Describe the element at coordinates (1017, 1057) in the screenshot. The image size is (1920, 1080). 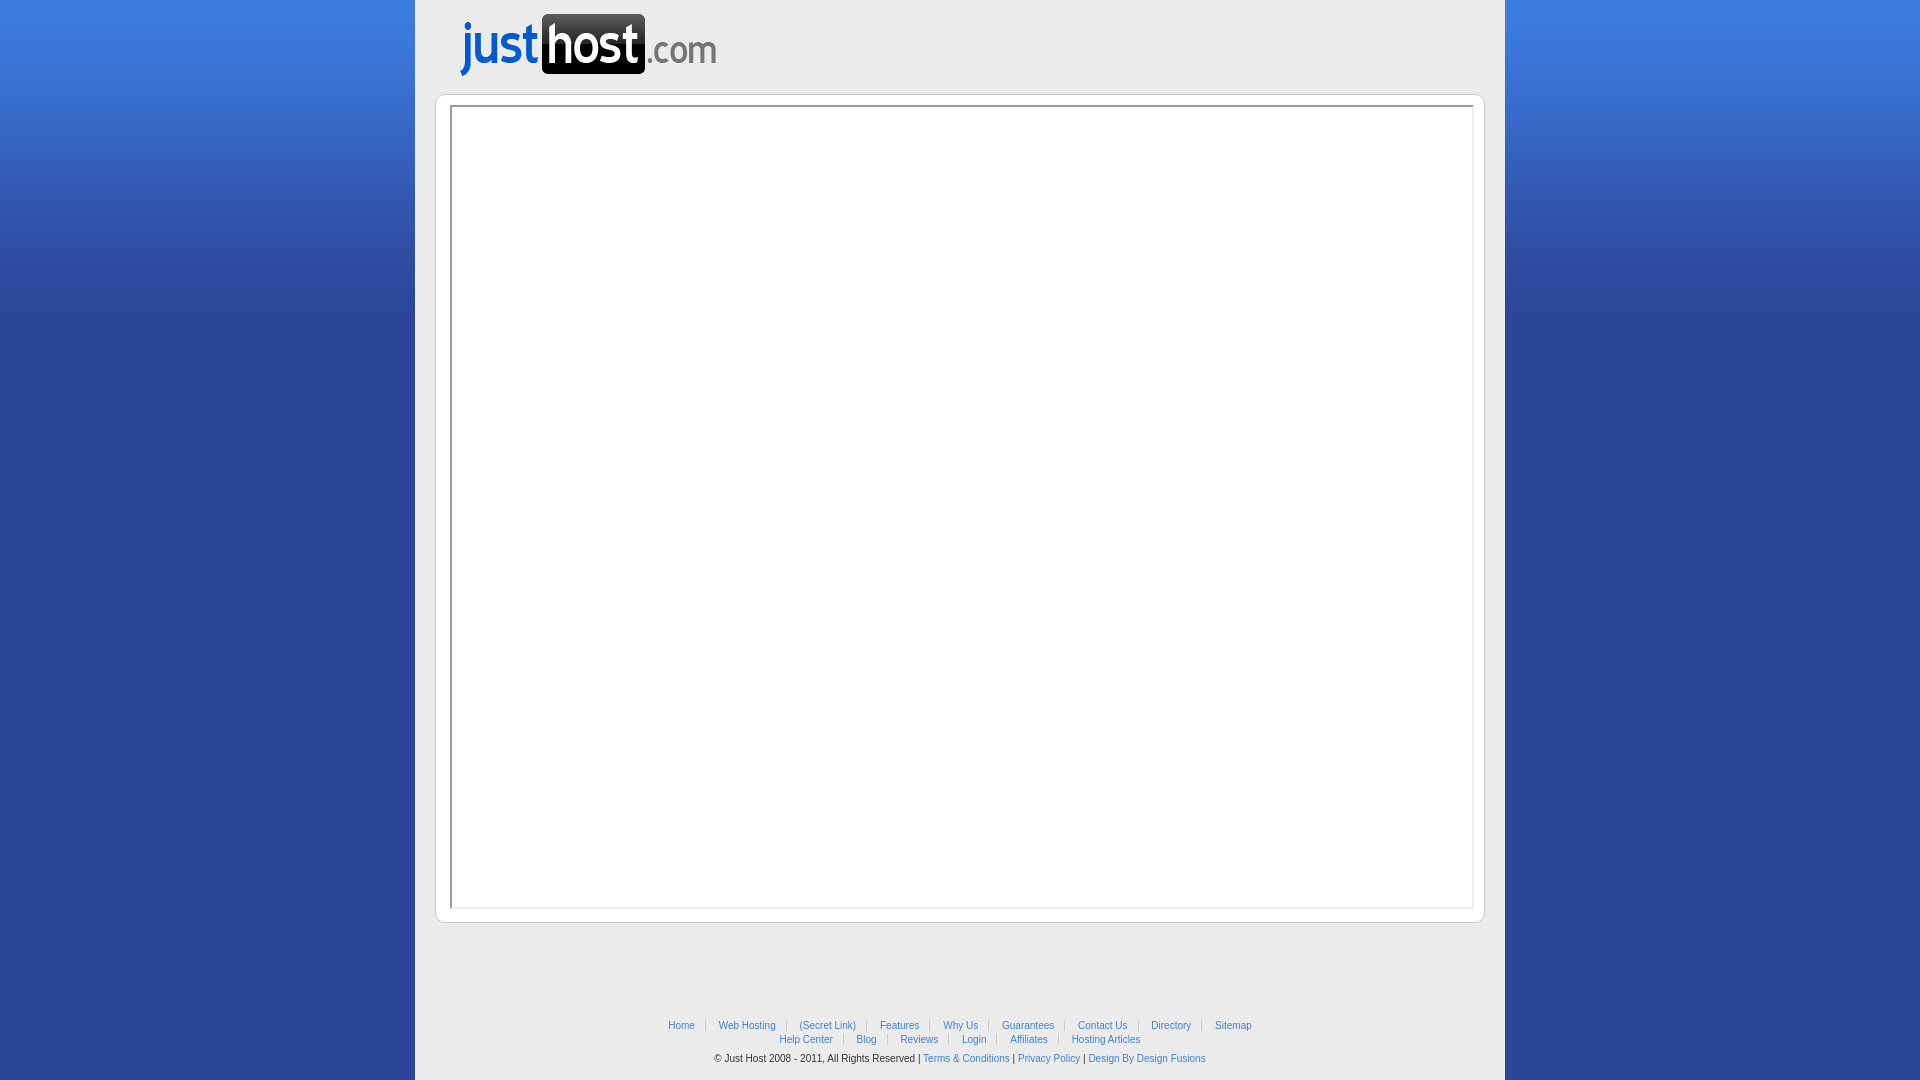
I see `'Privacy Policy'` at that location.